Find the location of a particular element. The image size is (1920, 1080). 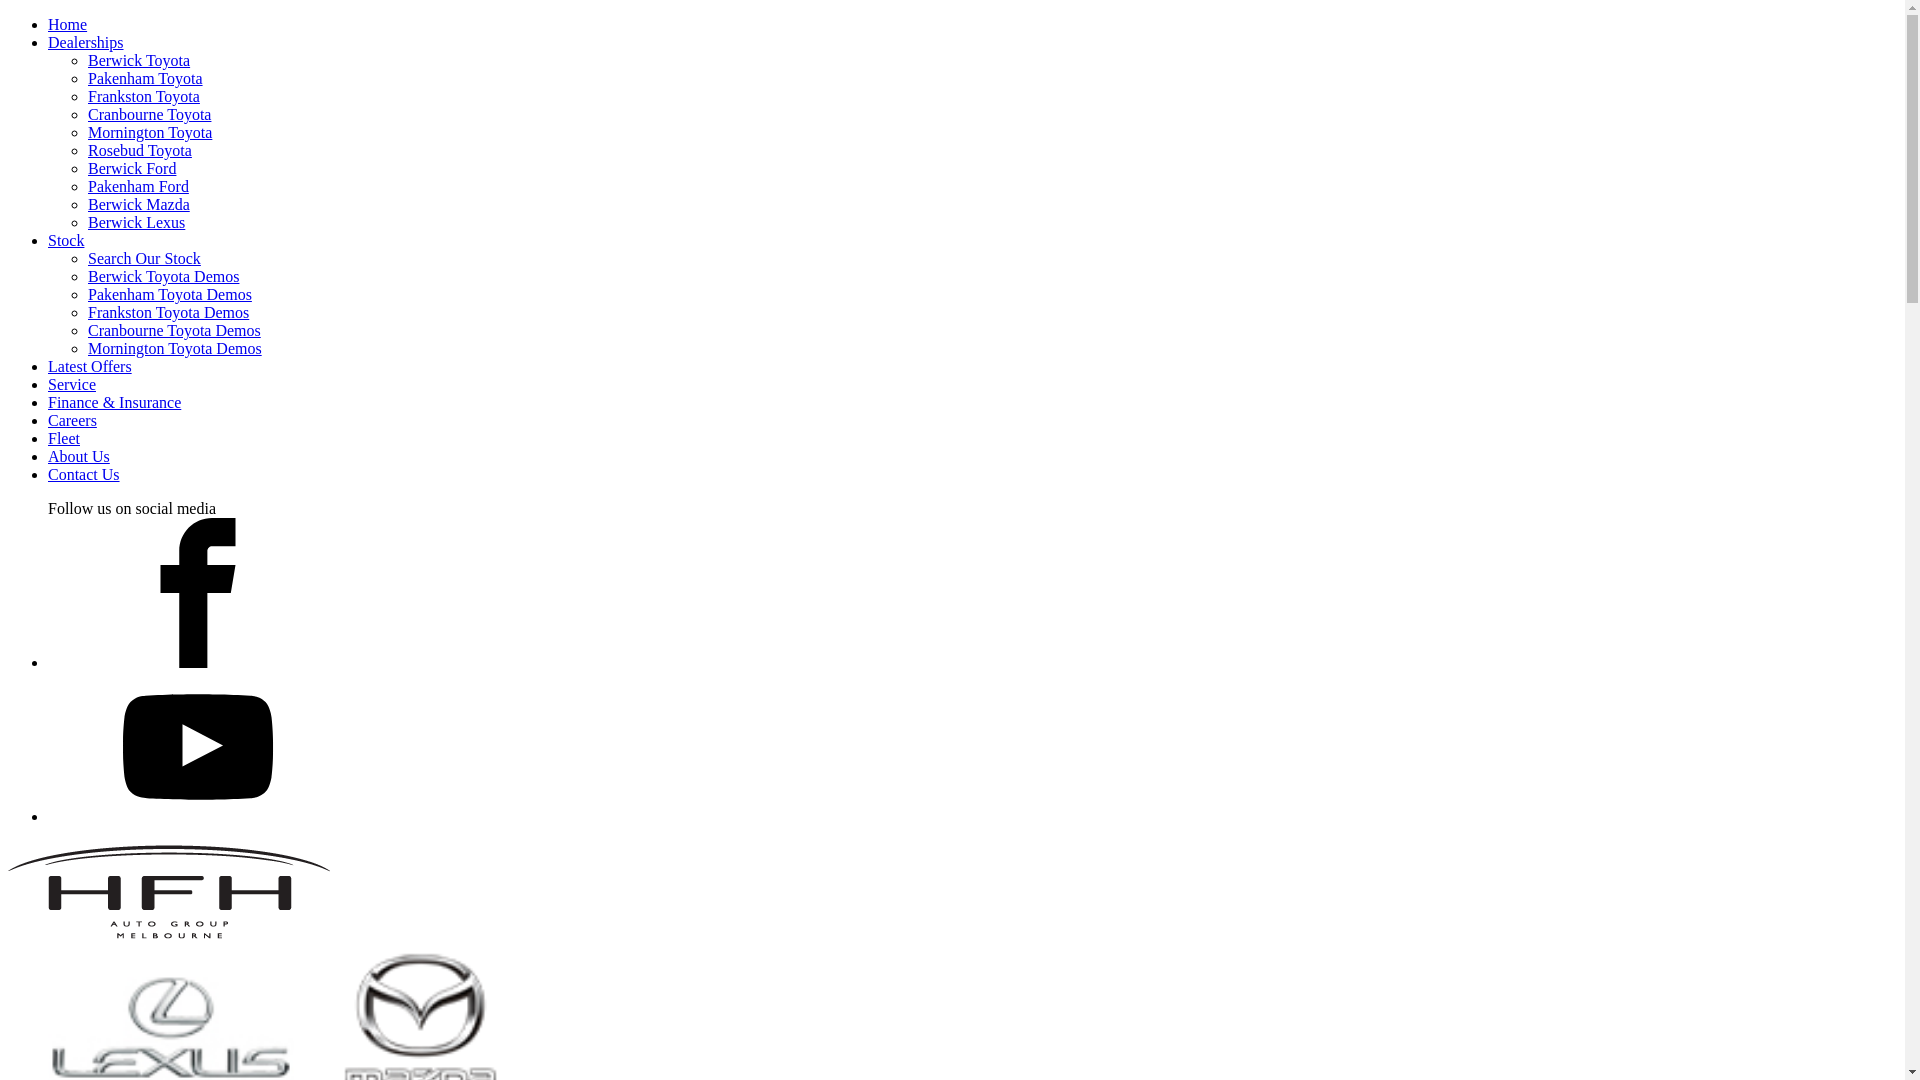

'About Us' is located at coordinates (78, 456).